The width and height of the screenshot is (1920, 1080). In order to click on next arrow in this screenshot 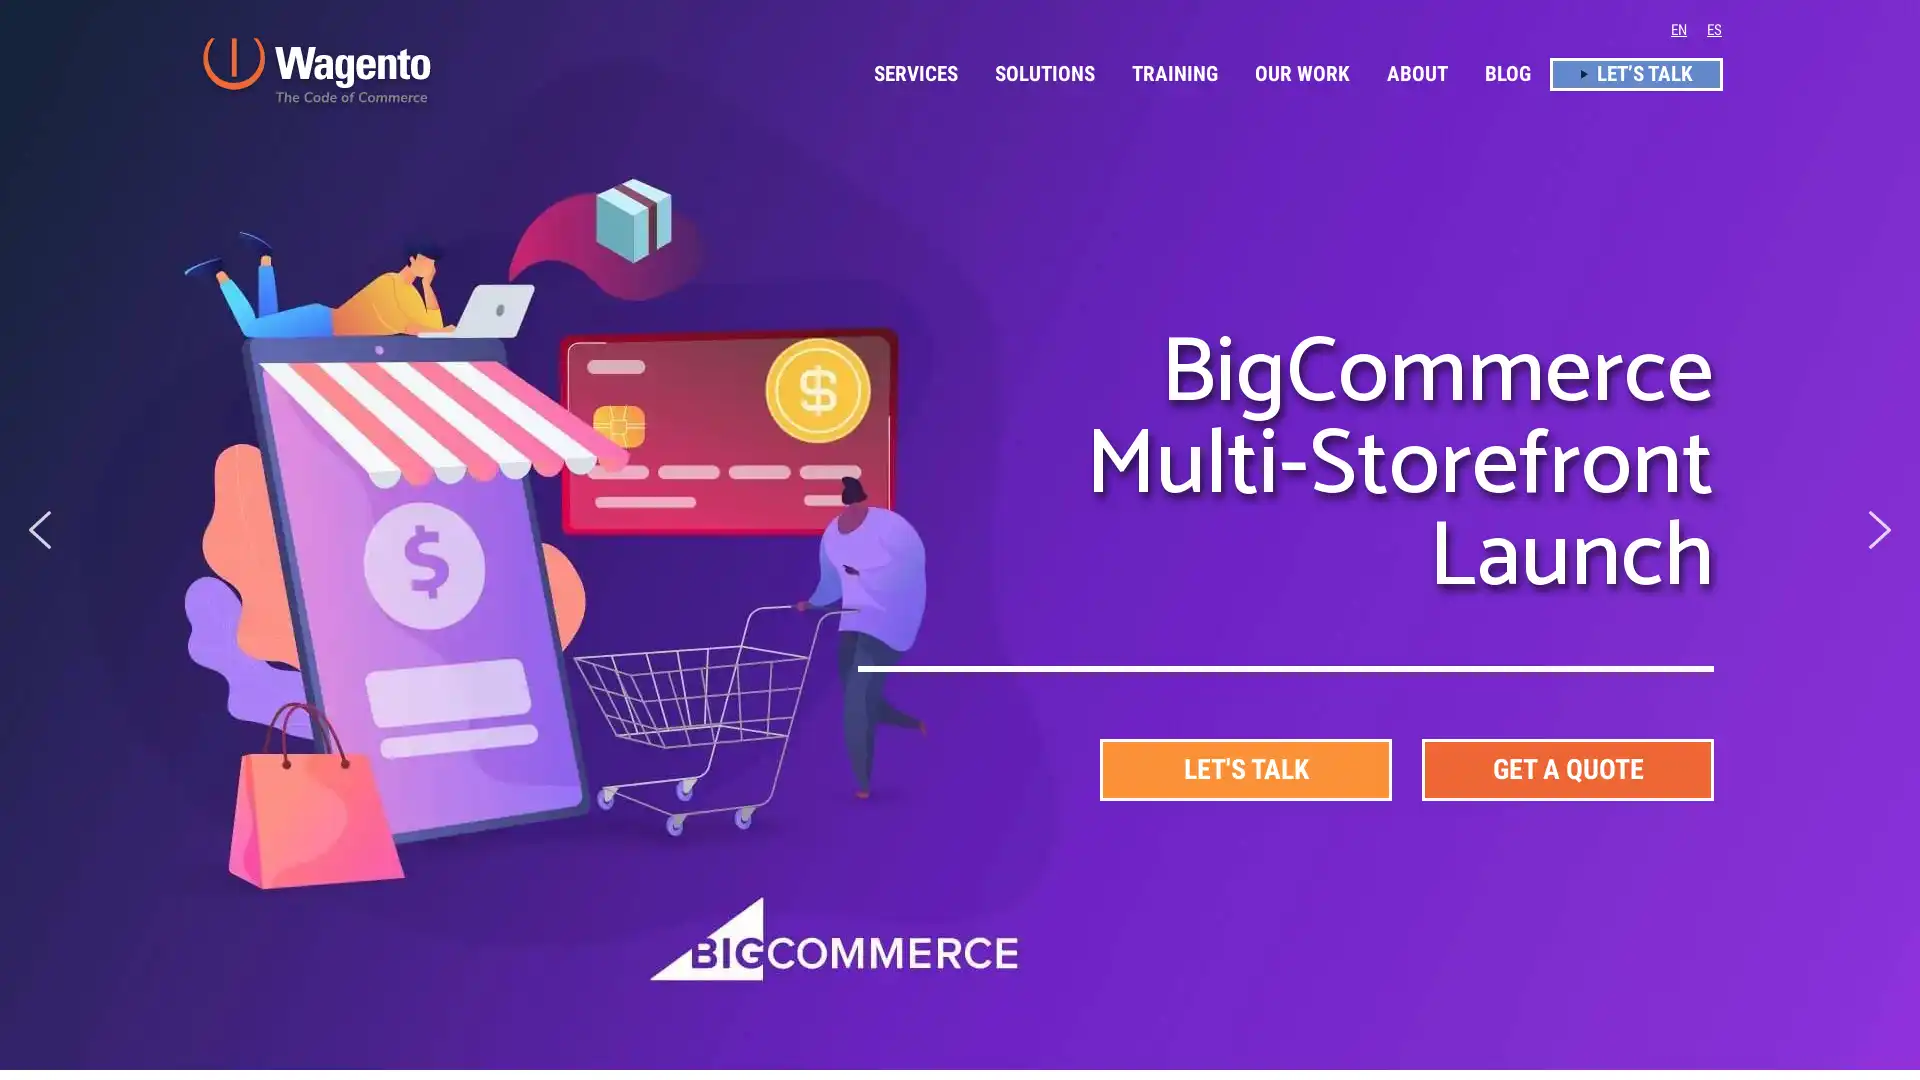, I will do `click(1879, 527)`.